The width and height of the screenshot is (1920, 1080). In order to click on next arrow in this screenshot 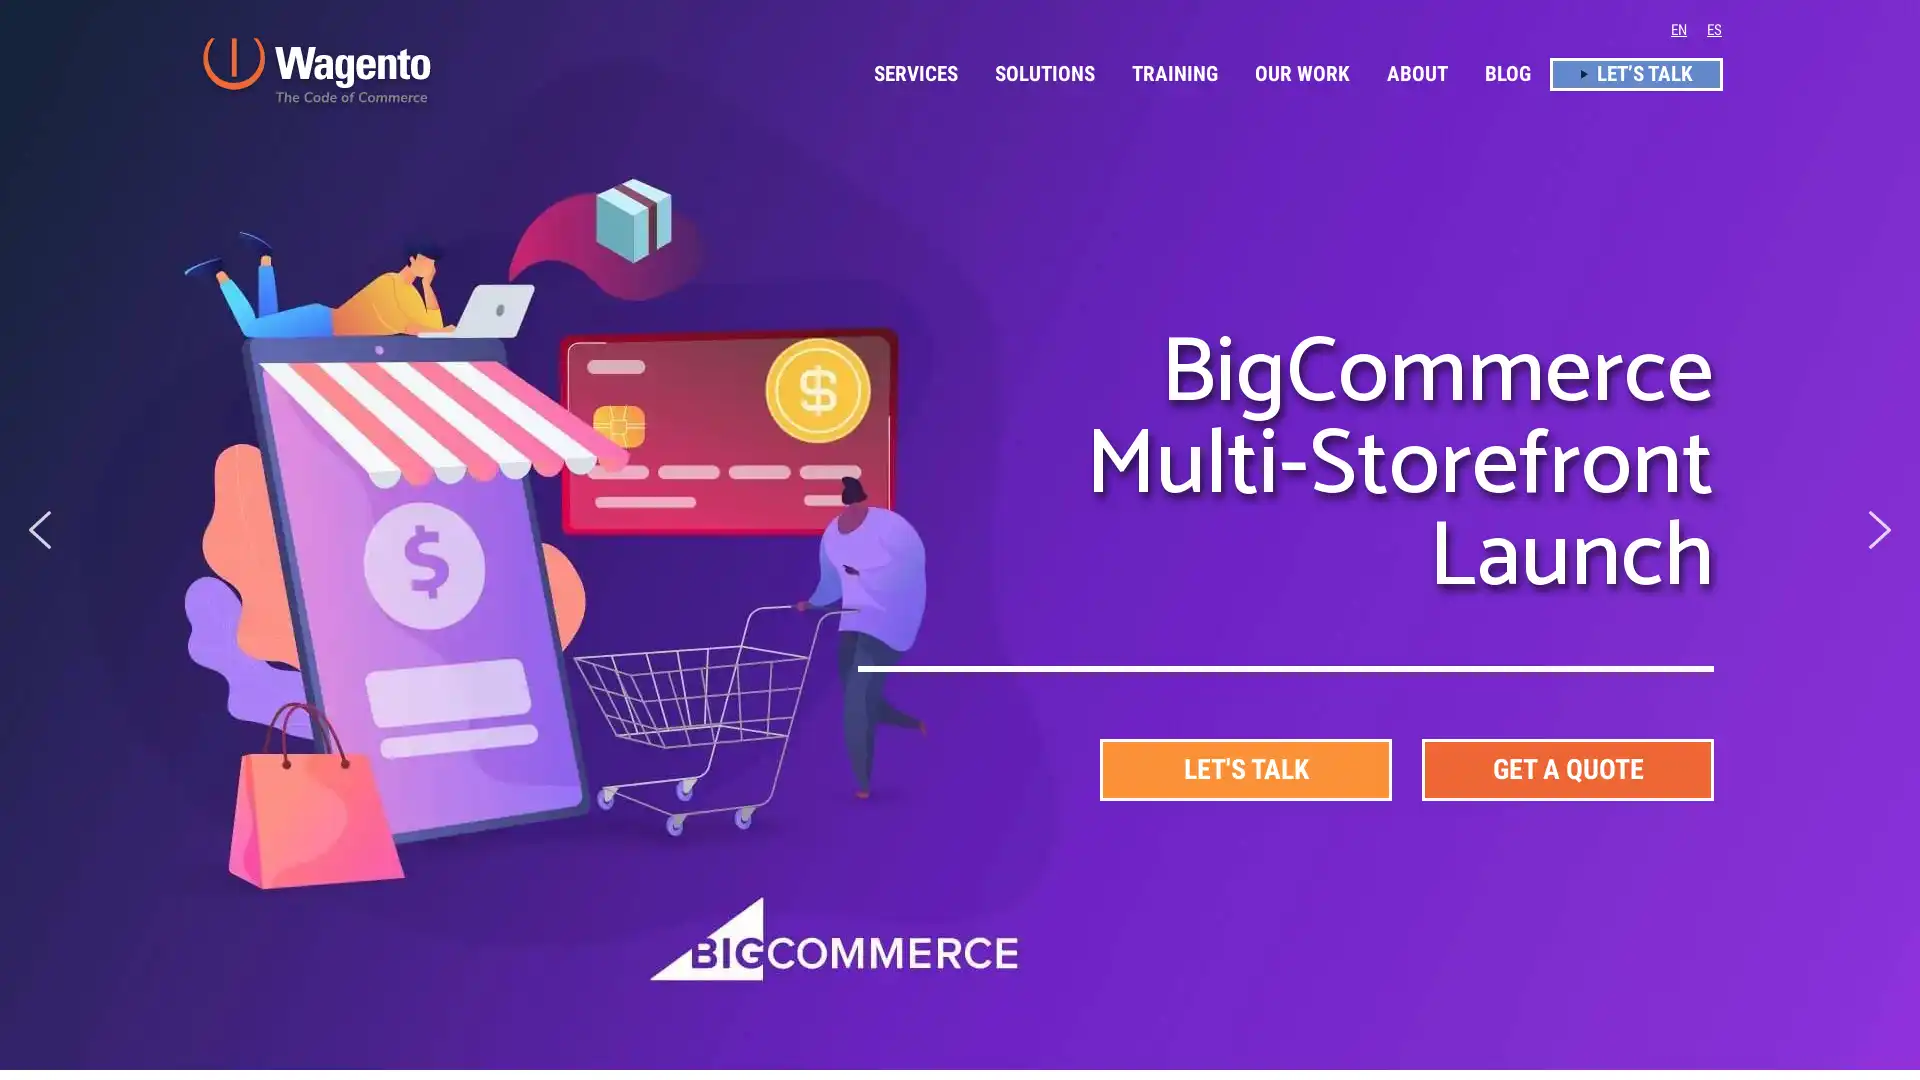, I will do `click(1879, 527)`.